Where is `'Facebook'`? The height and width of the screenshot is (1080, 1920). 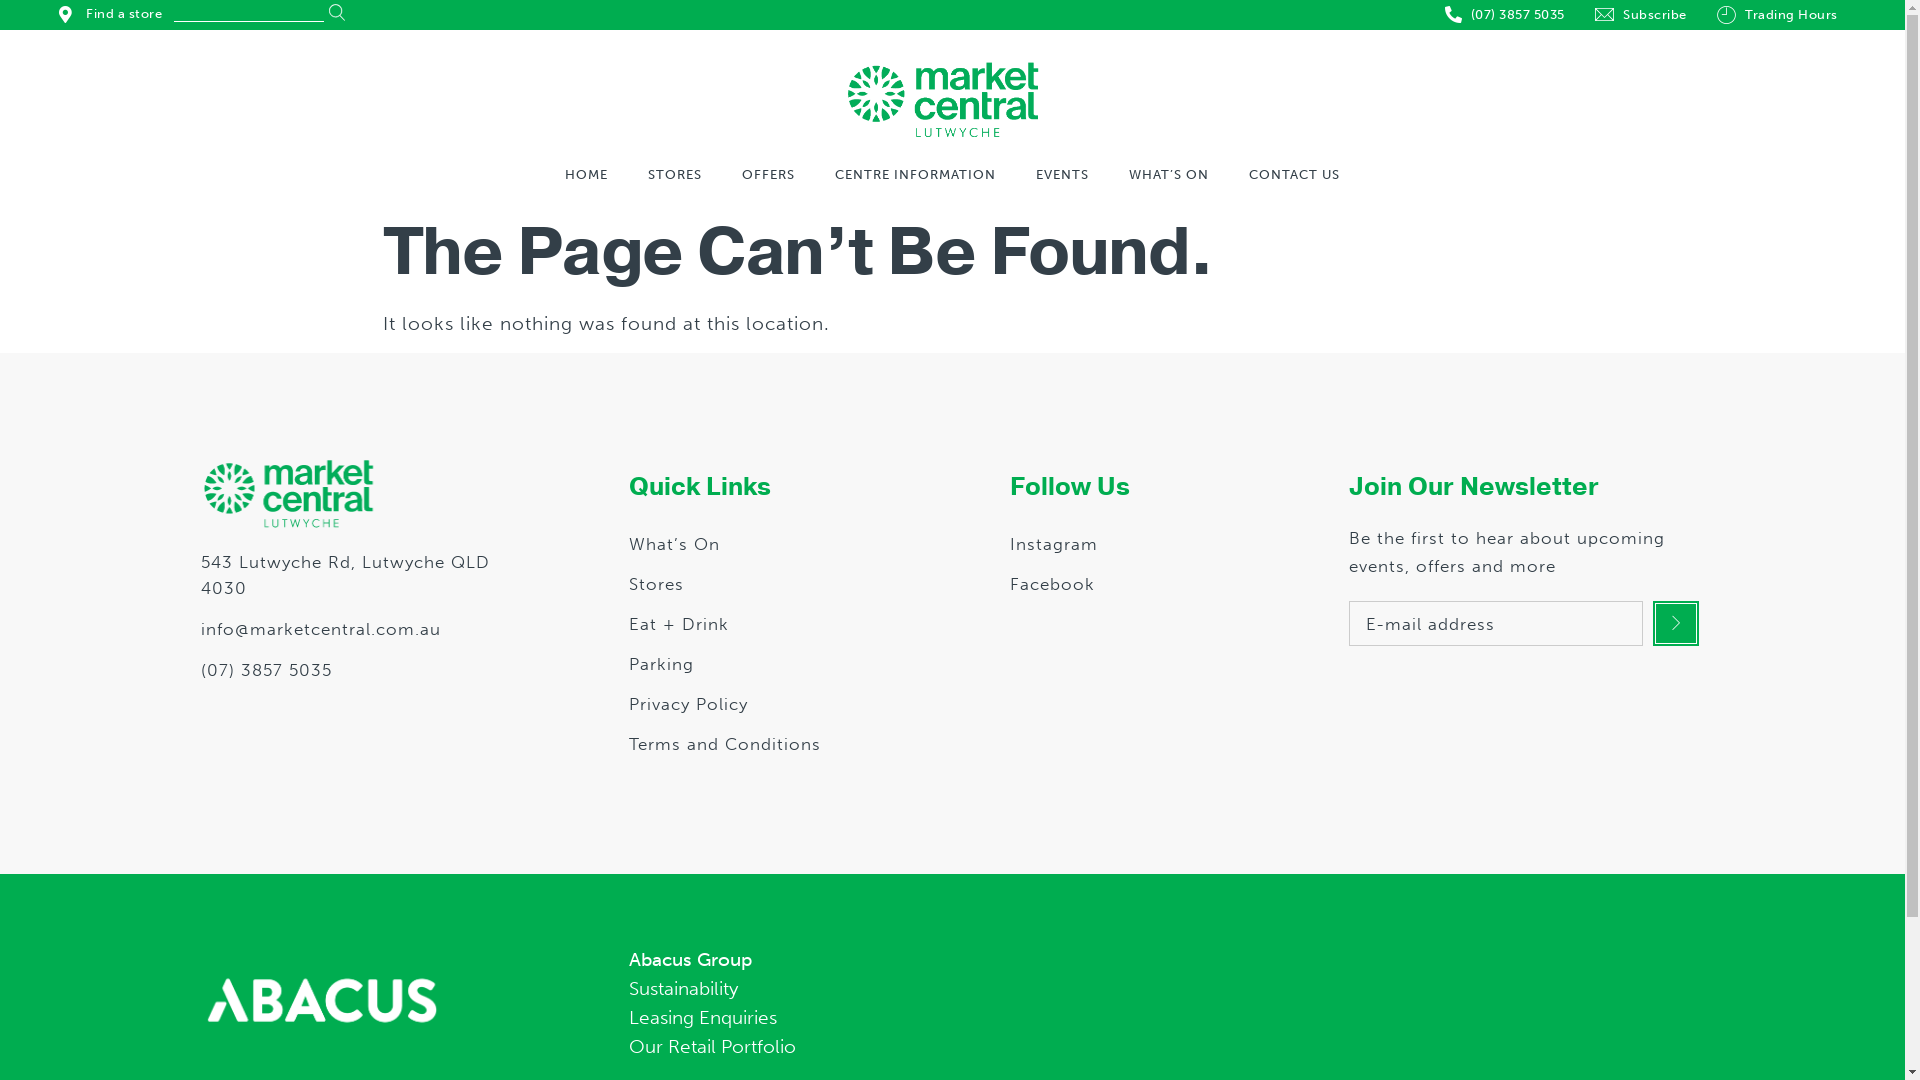
'Facebook' is located at coordinates (1051, 583).